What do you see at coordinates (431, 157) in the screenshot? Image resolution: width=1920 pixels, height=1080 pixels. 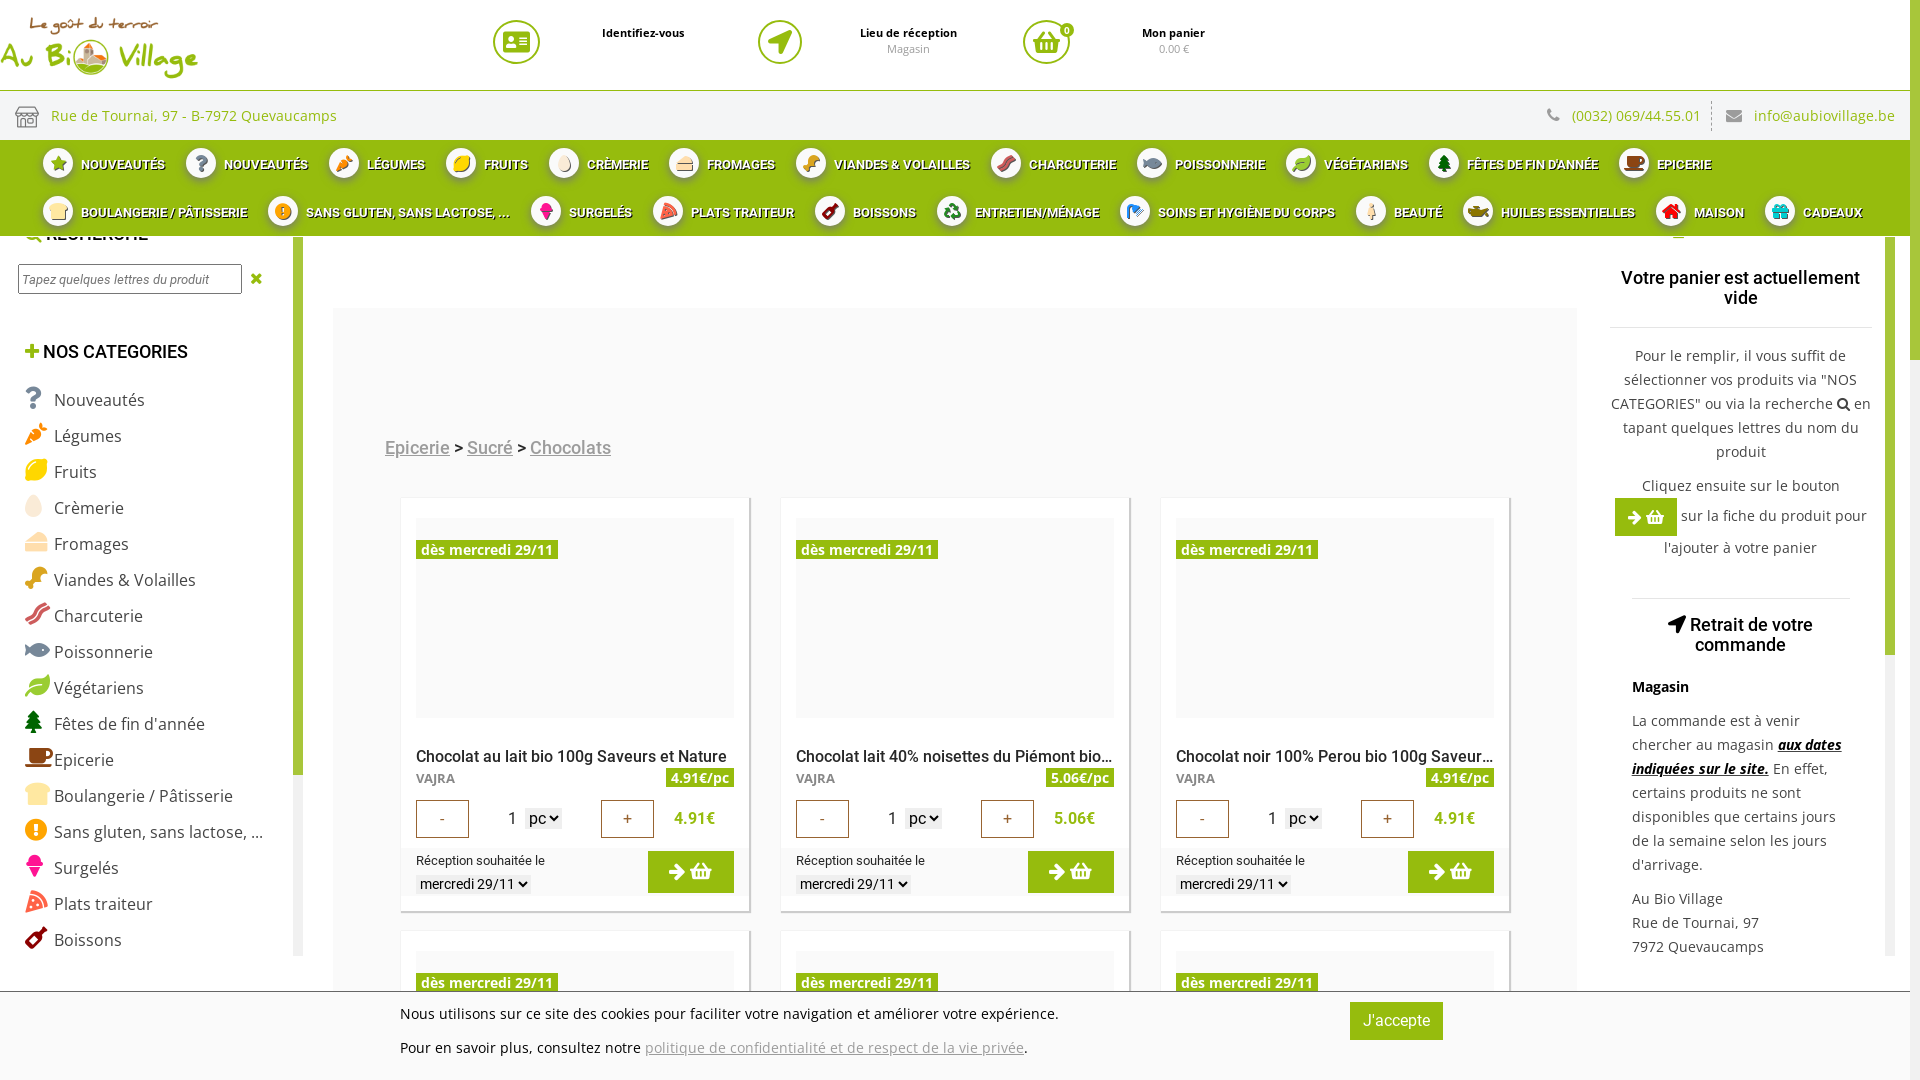 I see `'FRUITS'` at bounding box center [431, 157].